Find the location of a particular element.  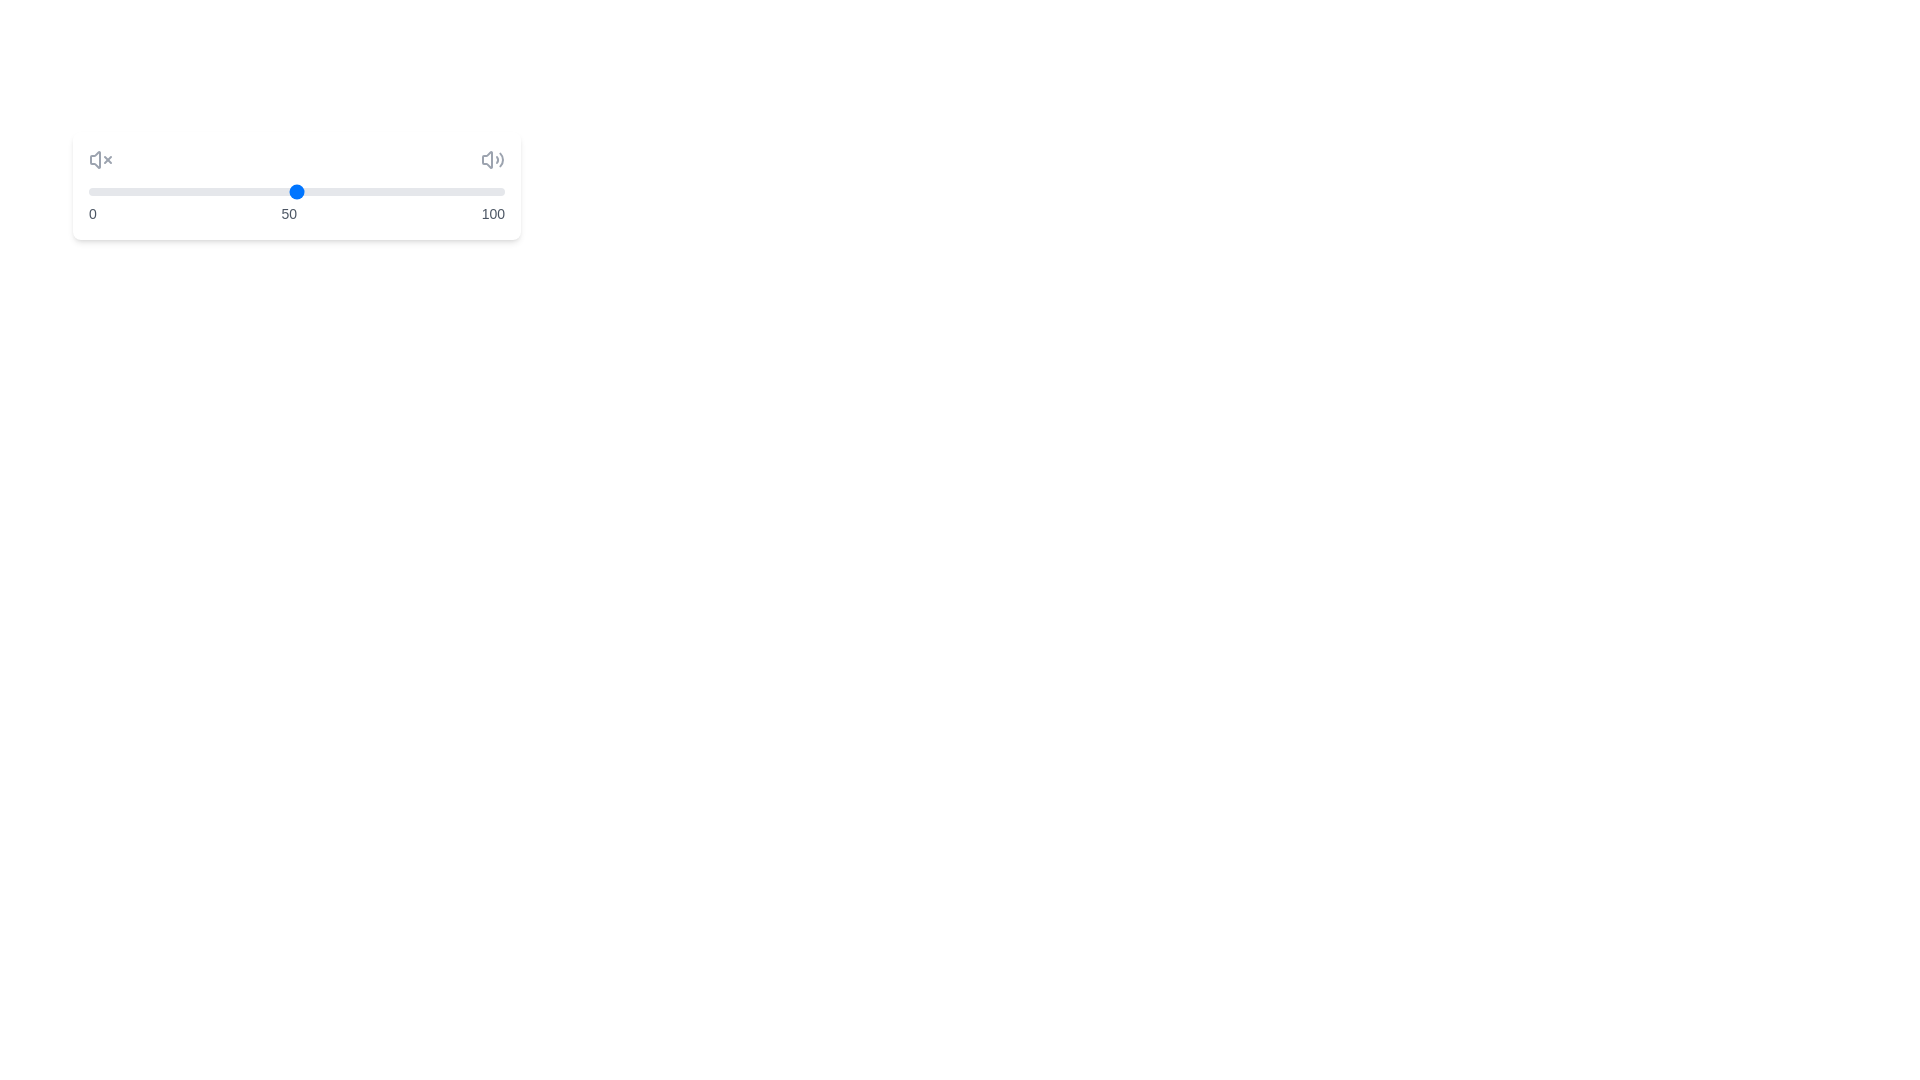

the slider to set the volume to 57% is located at coordinates (326, 192).